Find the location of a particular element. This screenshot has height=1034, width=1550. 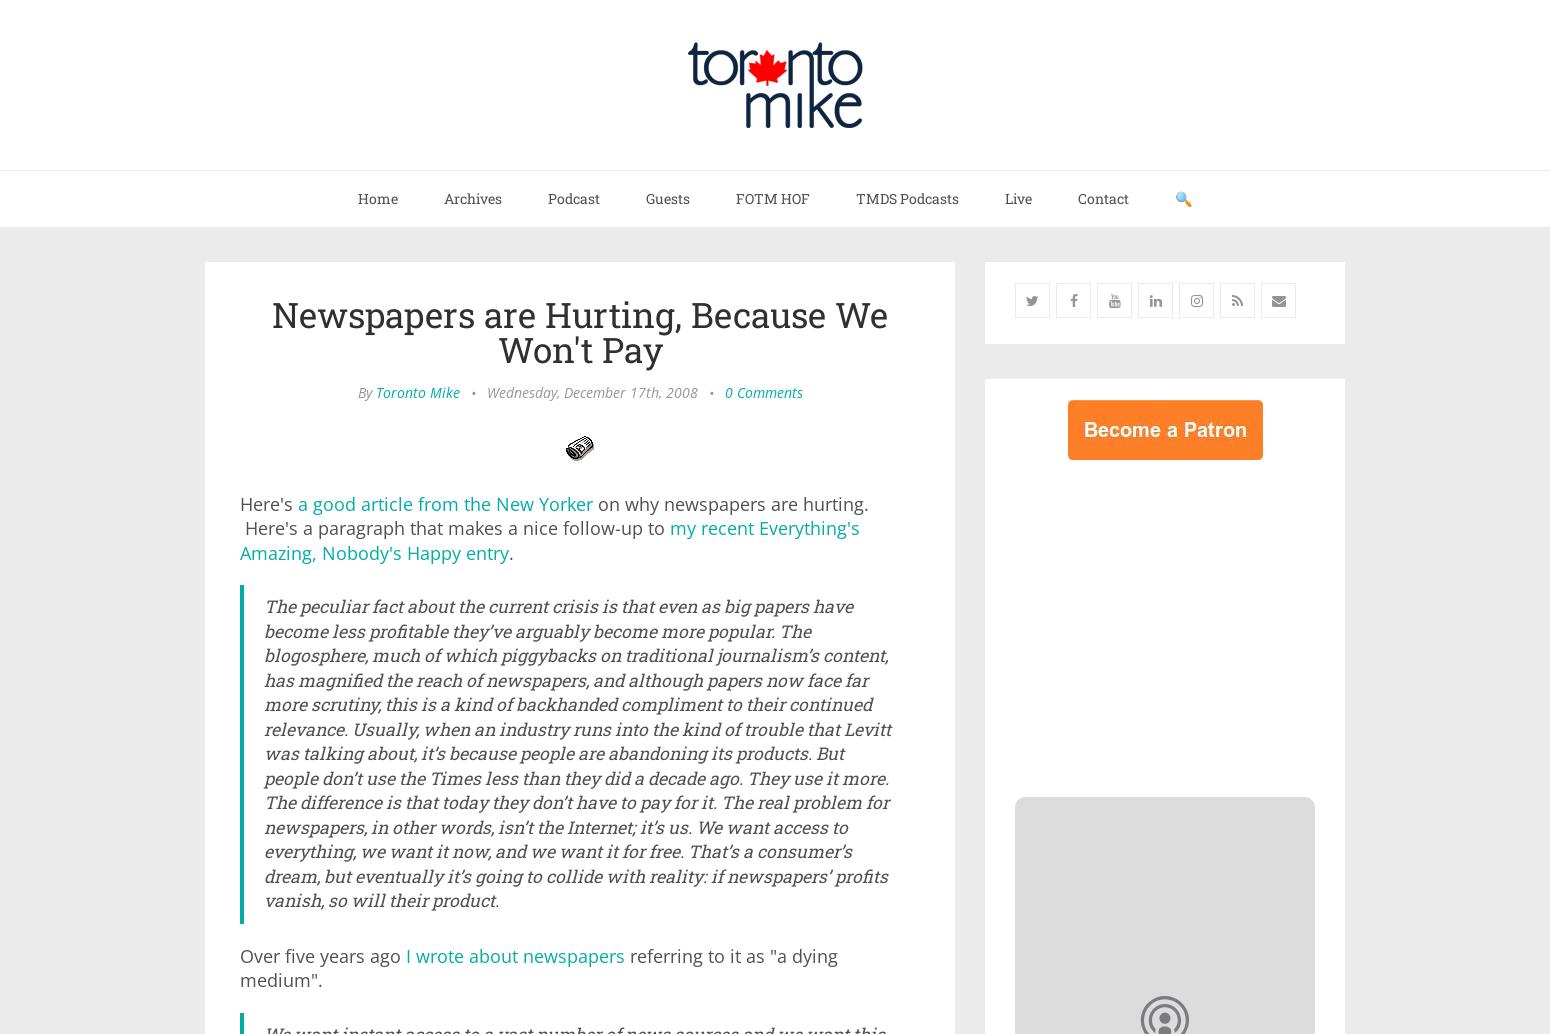

'on why newspapers are hurting.  Here's a paragraph that makes a nice follow-up to' is located at coordinates (554, 514).